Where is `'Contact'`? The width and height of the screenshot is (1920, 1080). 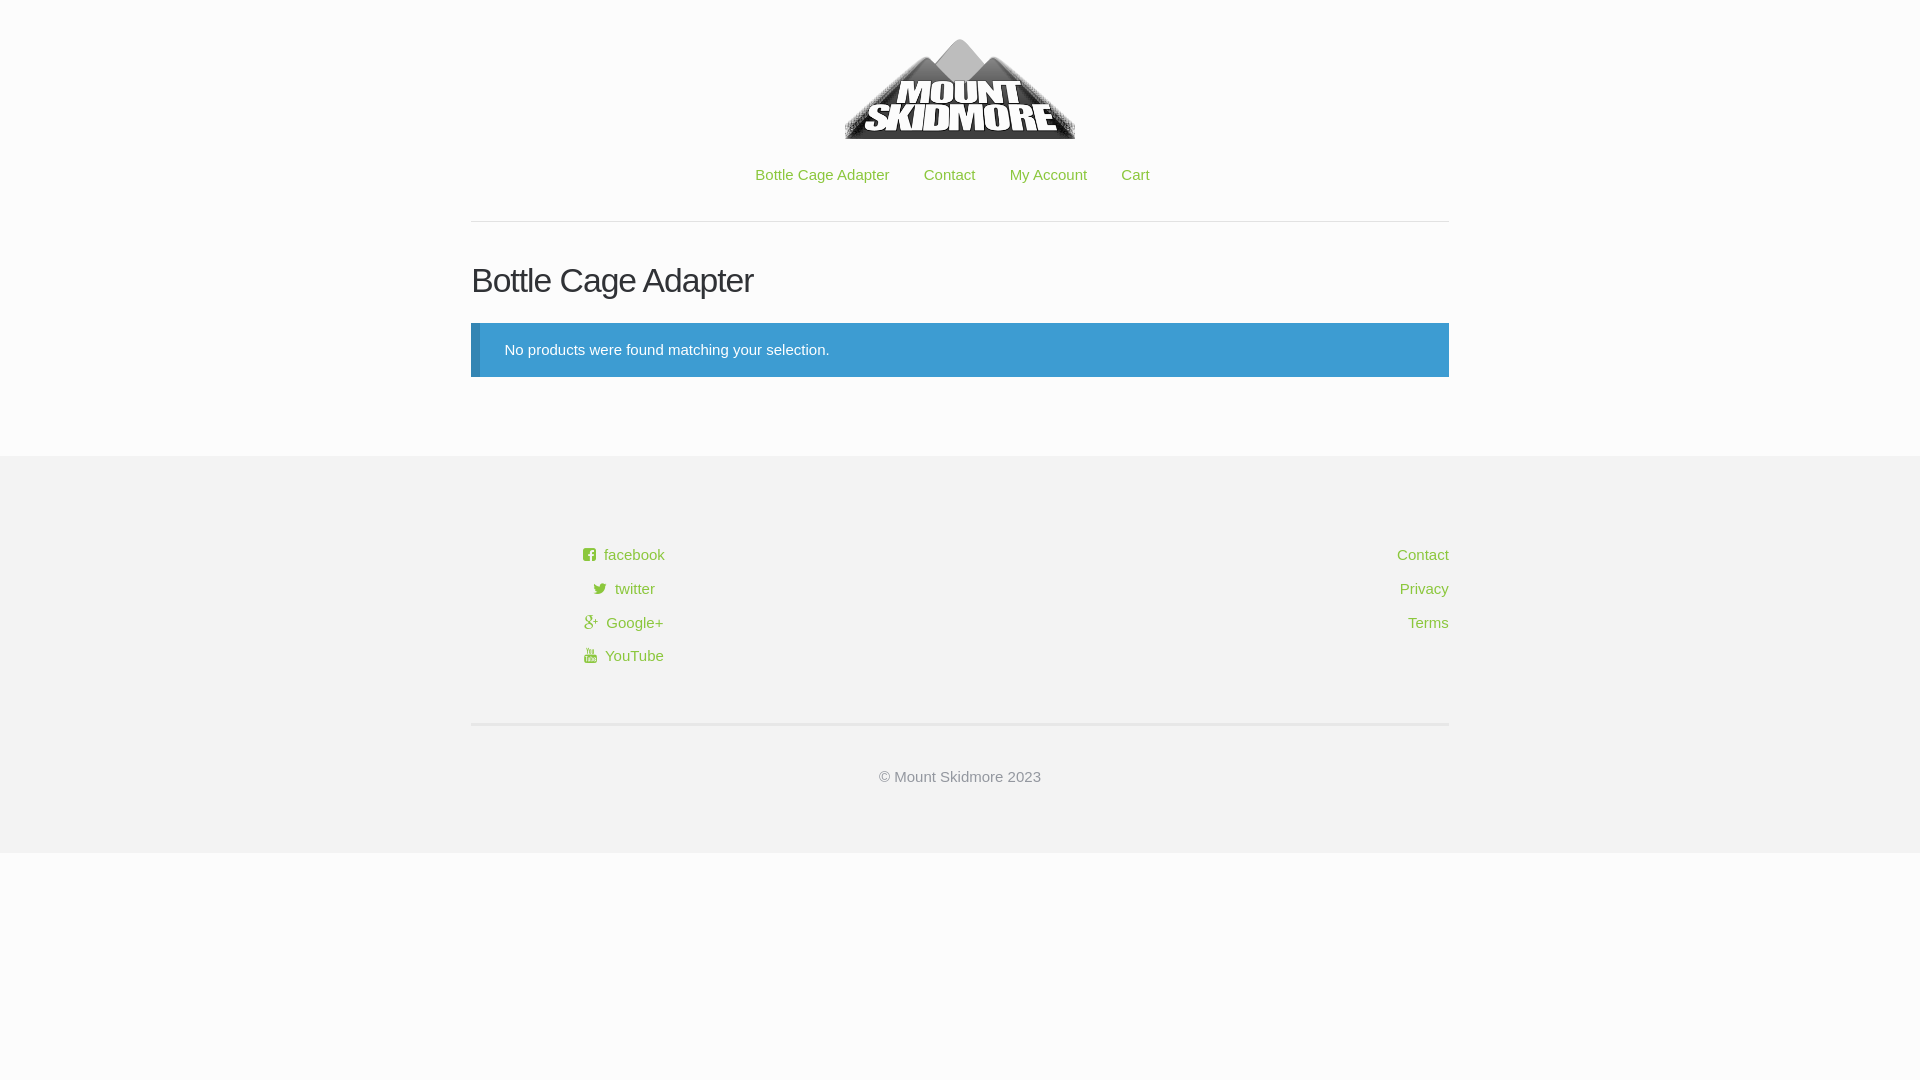
'Contact' is located at coordinates (1421, 554).